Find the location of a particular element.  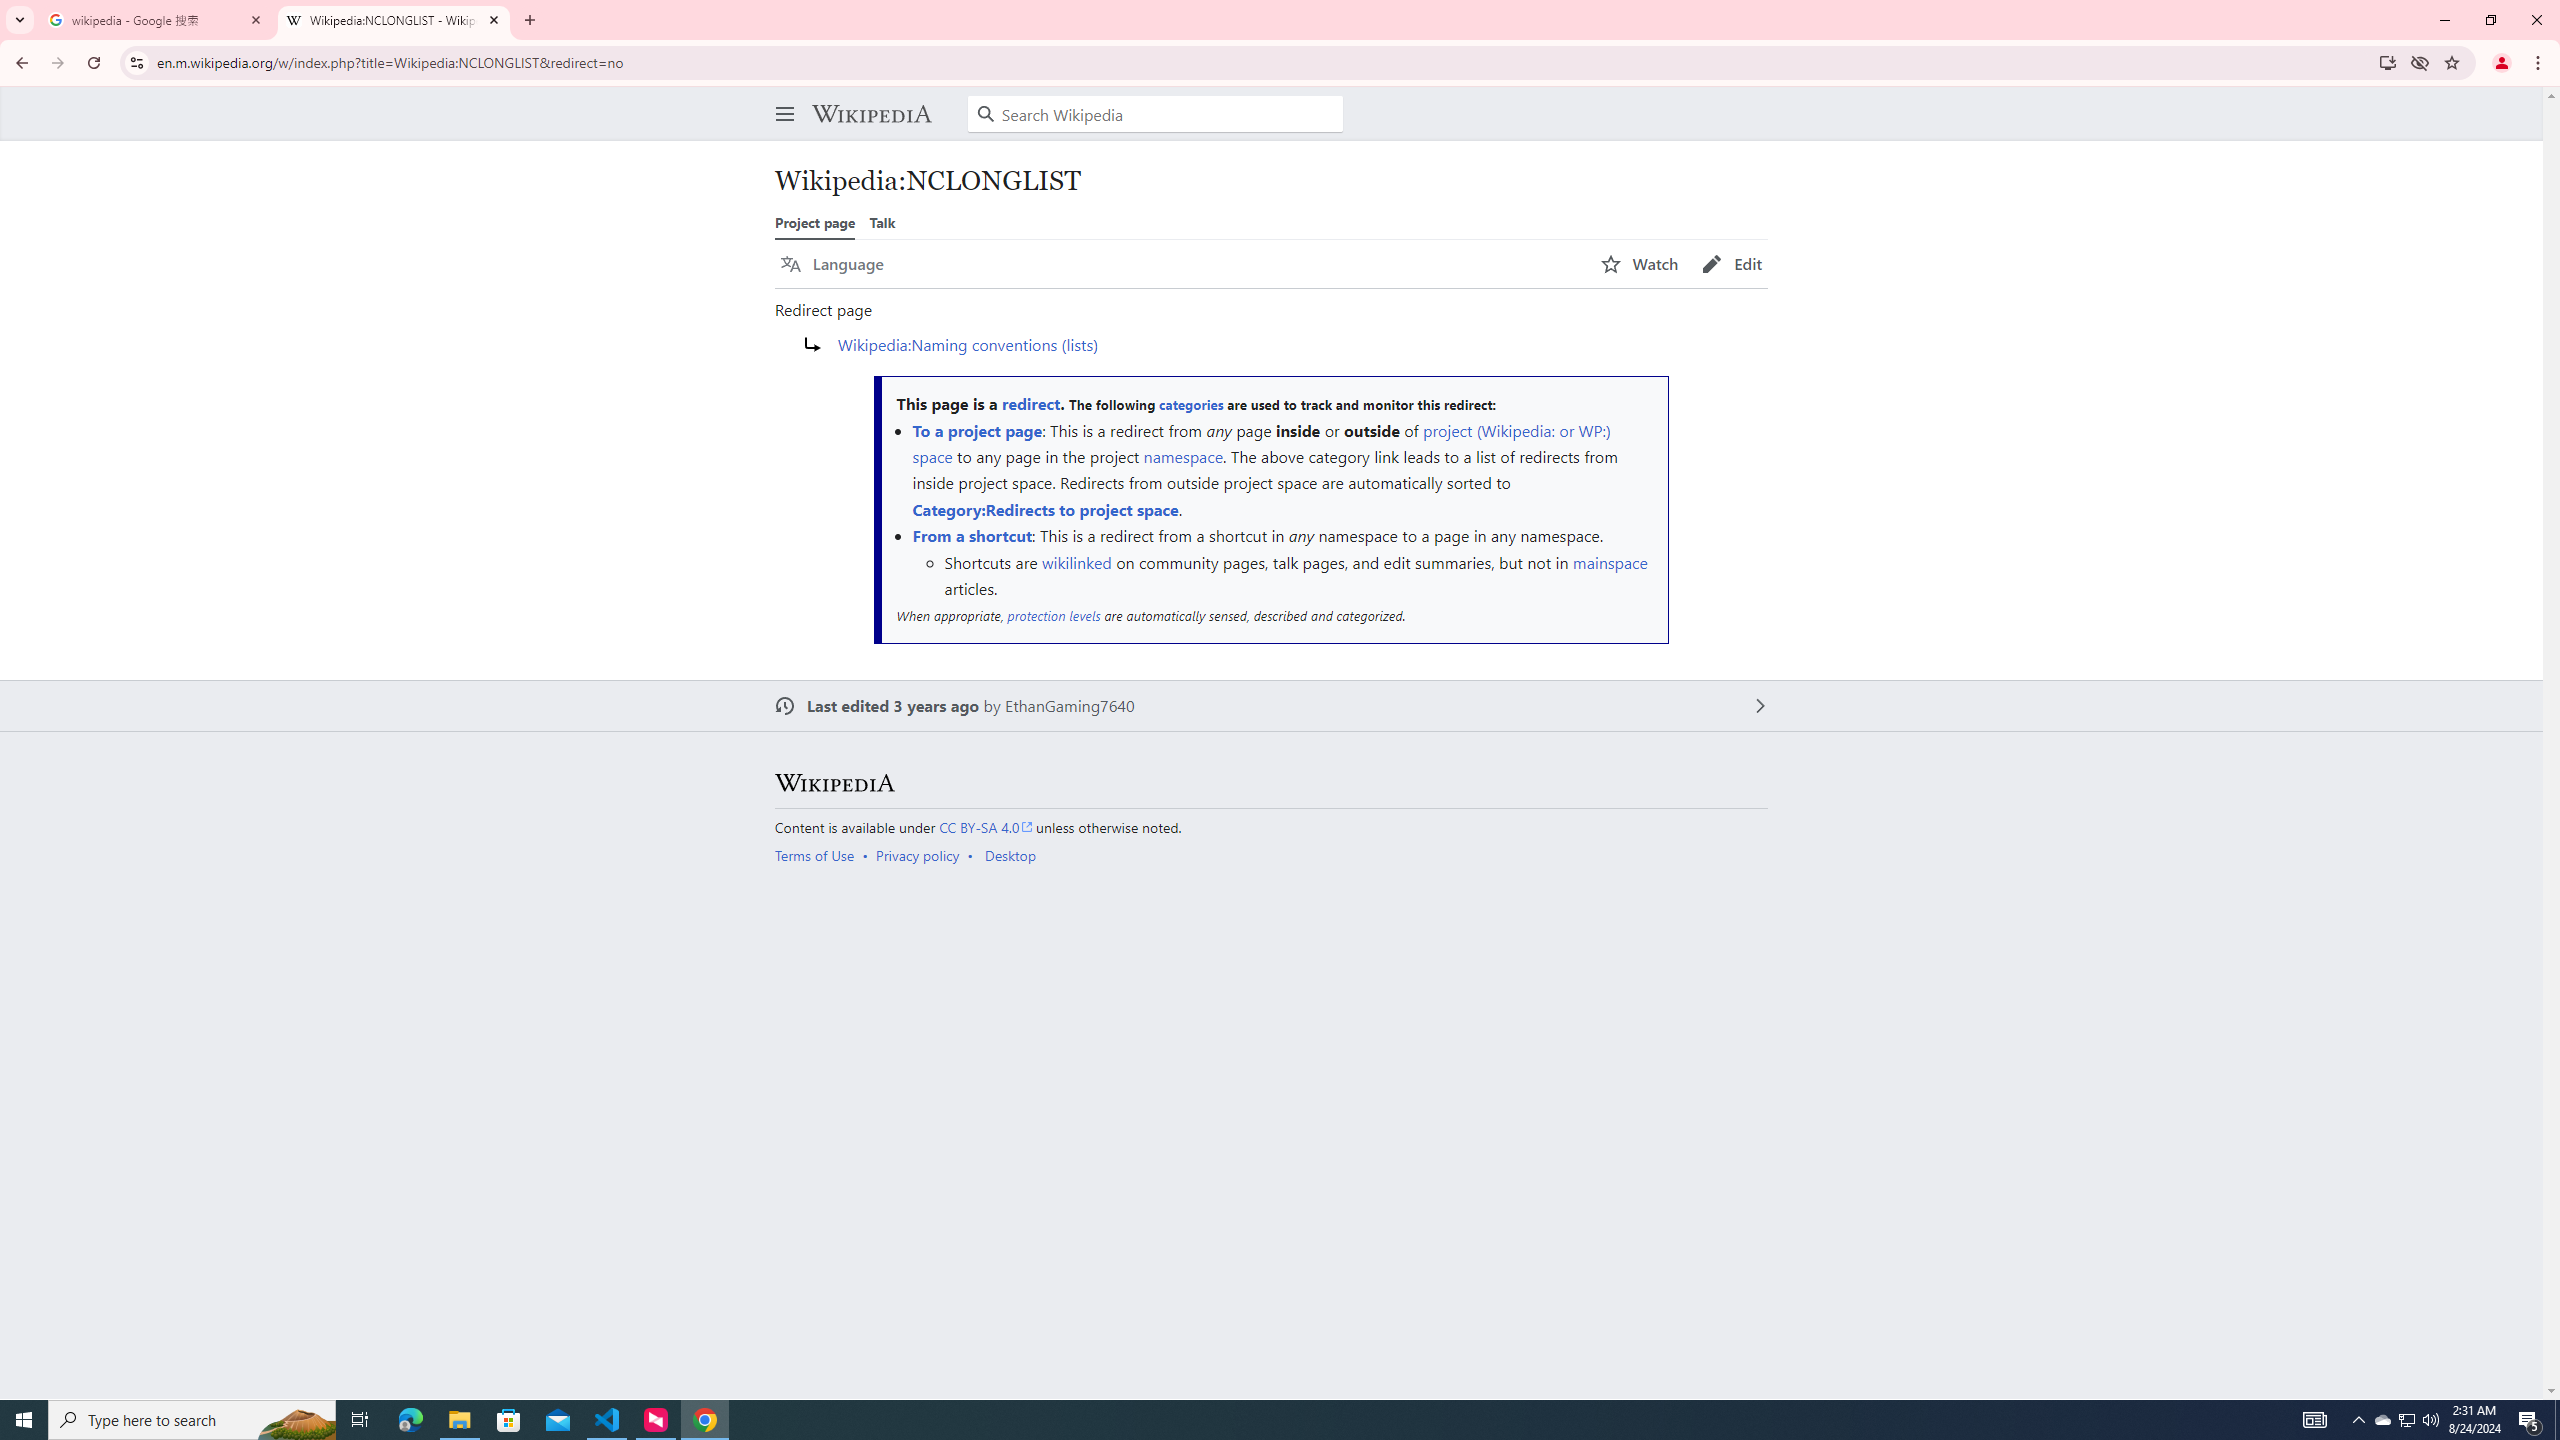

'Install Wikipedia' is located at coordinates (2388, 61).